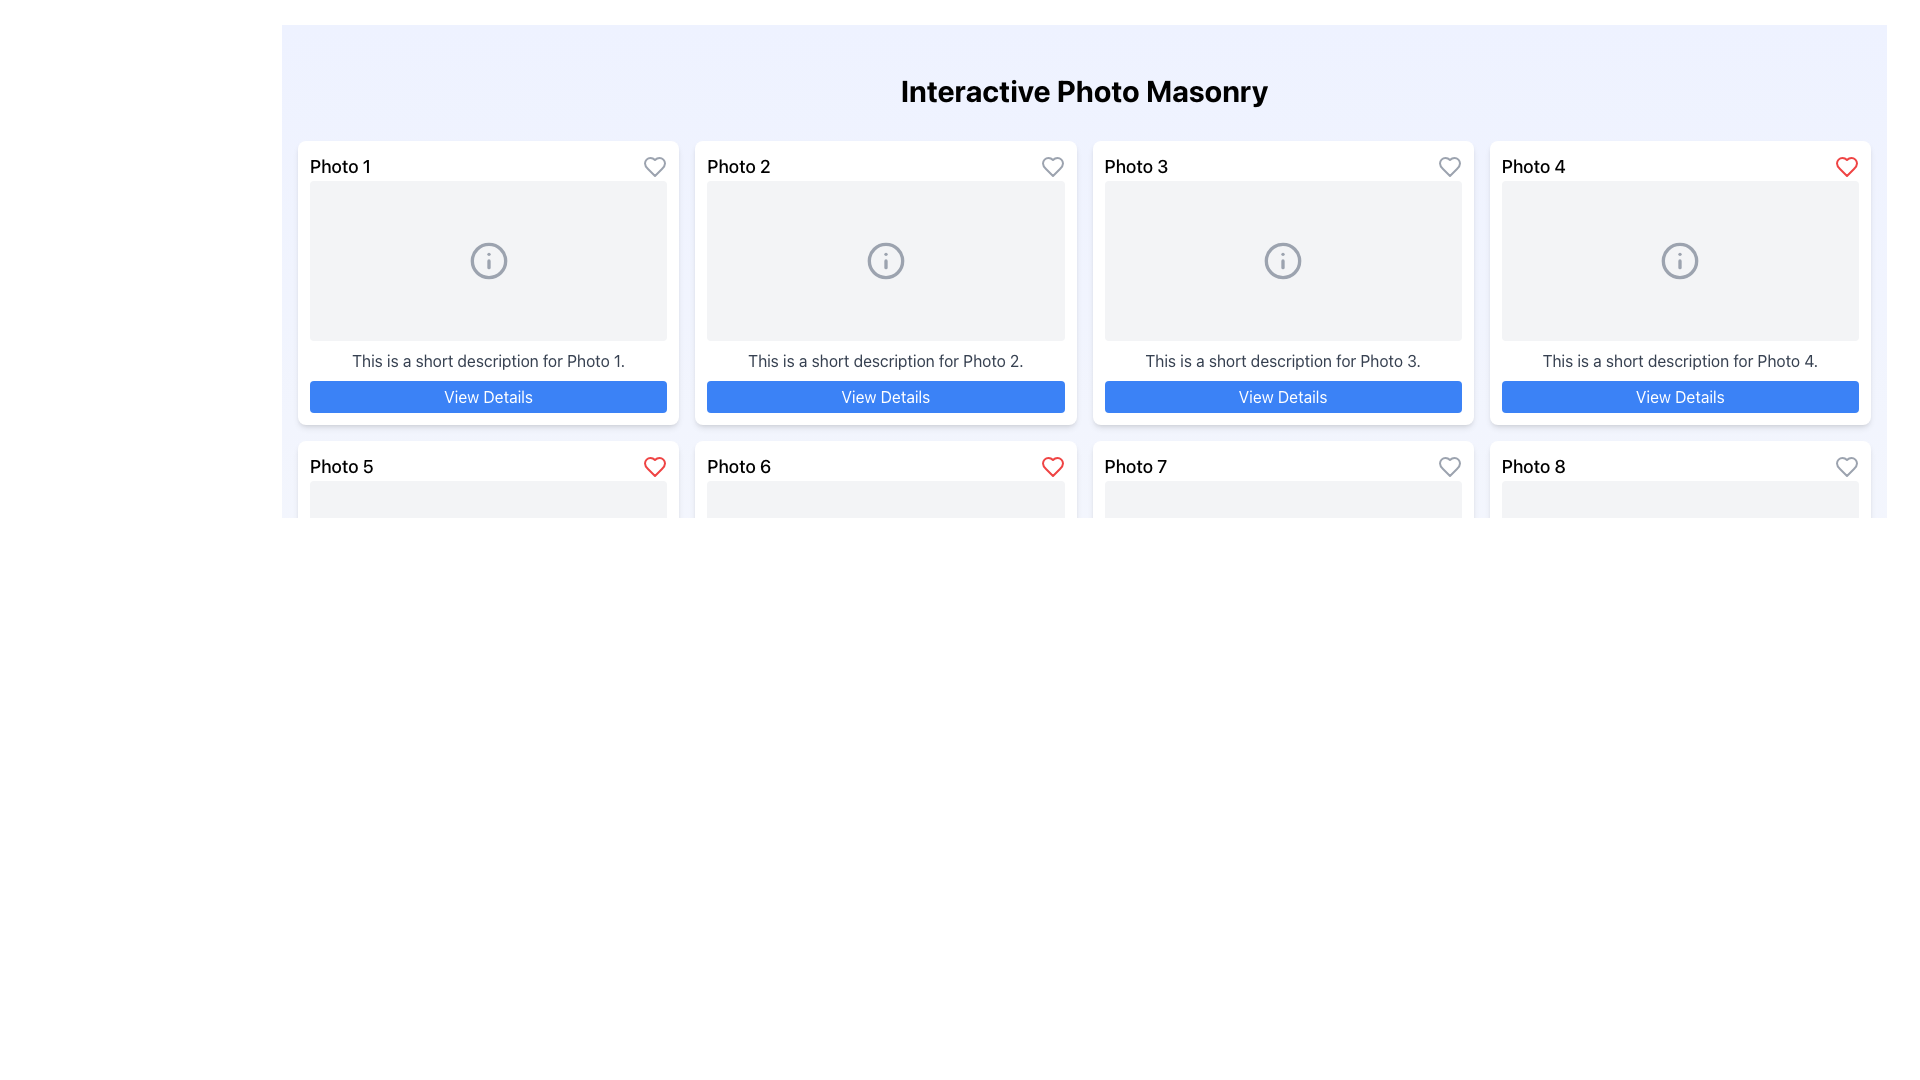  Describe the element at coordinates (1449, 165) in the screenshot. I see `the heart icon in the top-right corner of the 'Photo 3' card to indicate a 'like' or 'favorite' for the associated content` at that location.